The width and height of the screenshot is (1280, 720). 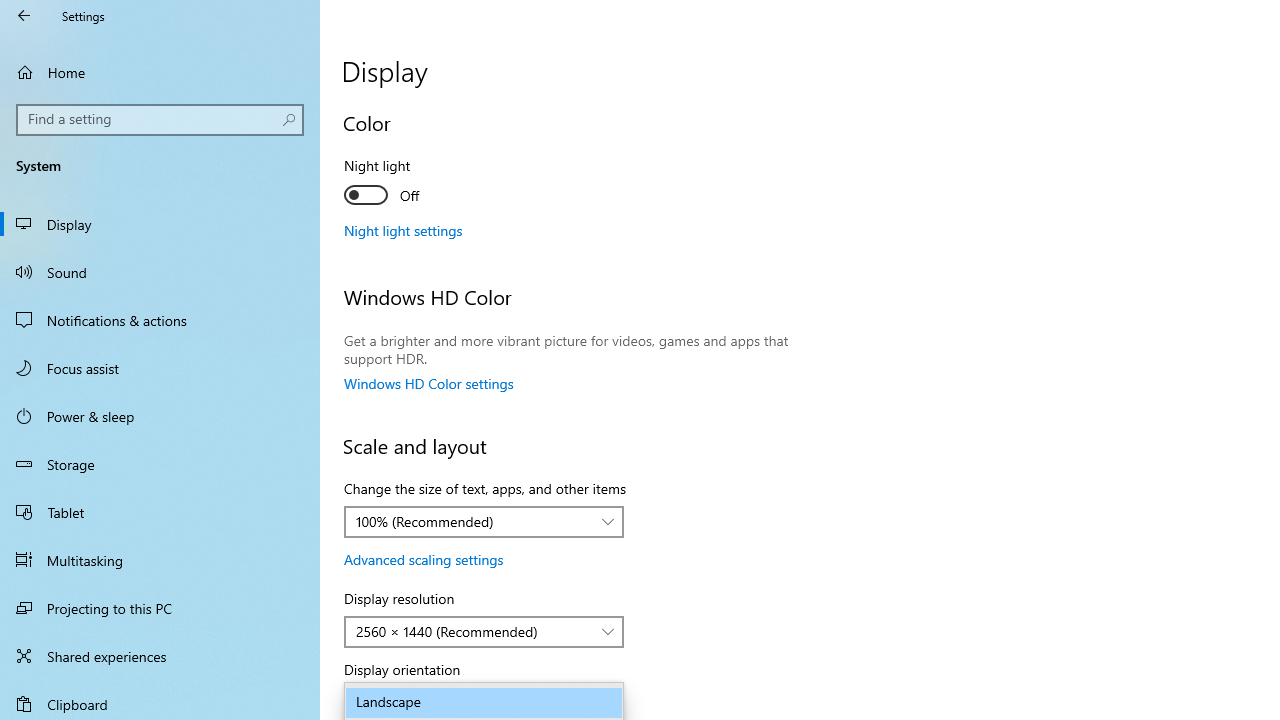 I want to click on 'Shared experiences', so click(x=160, y=655).